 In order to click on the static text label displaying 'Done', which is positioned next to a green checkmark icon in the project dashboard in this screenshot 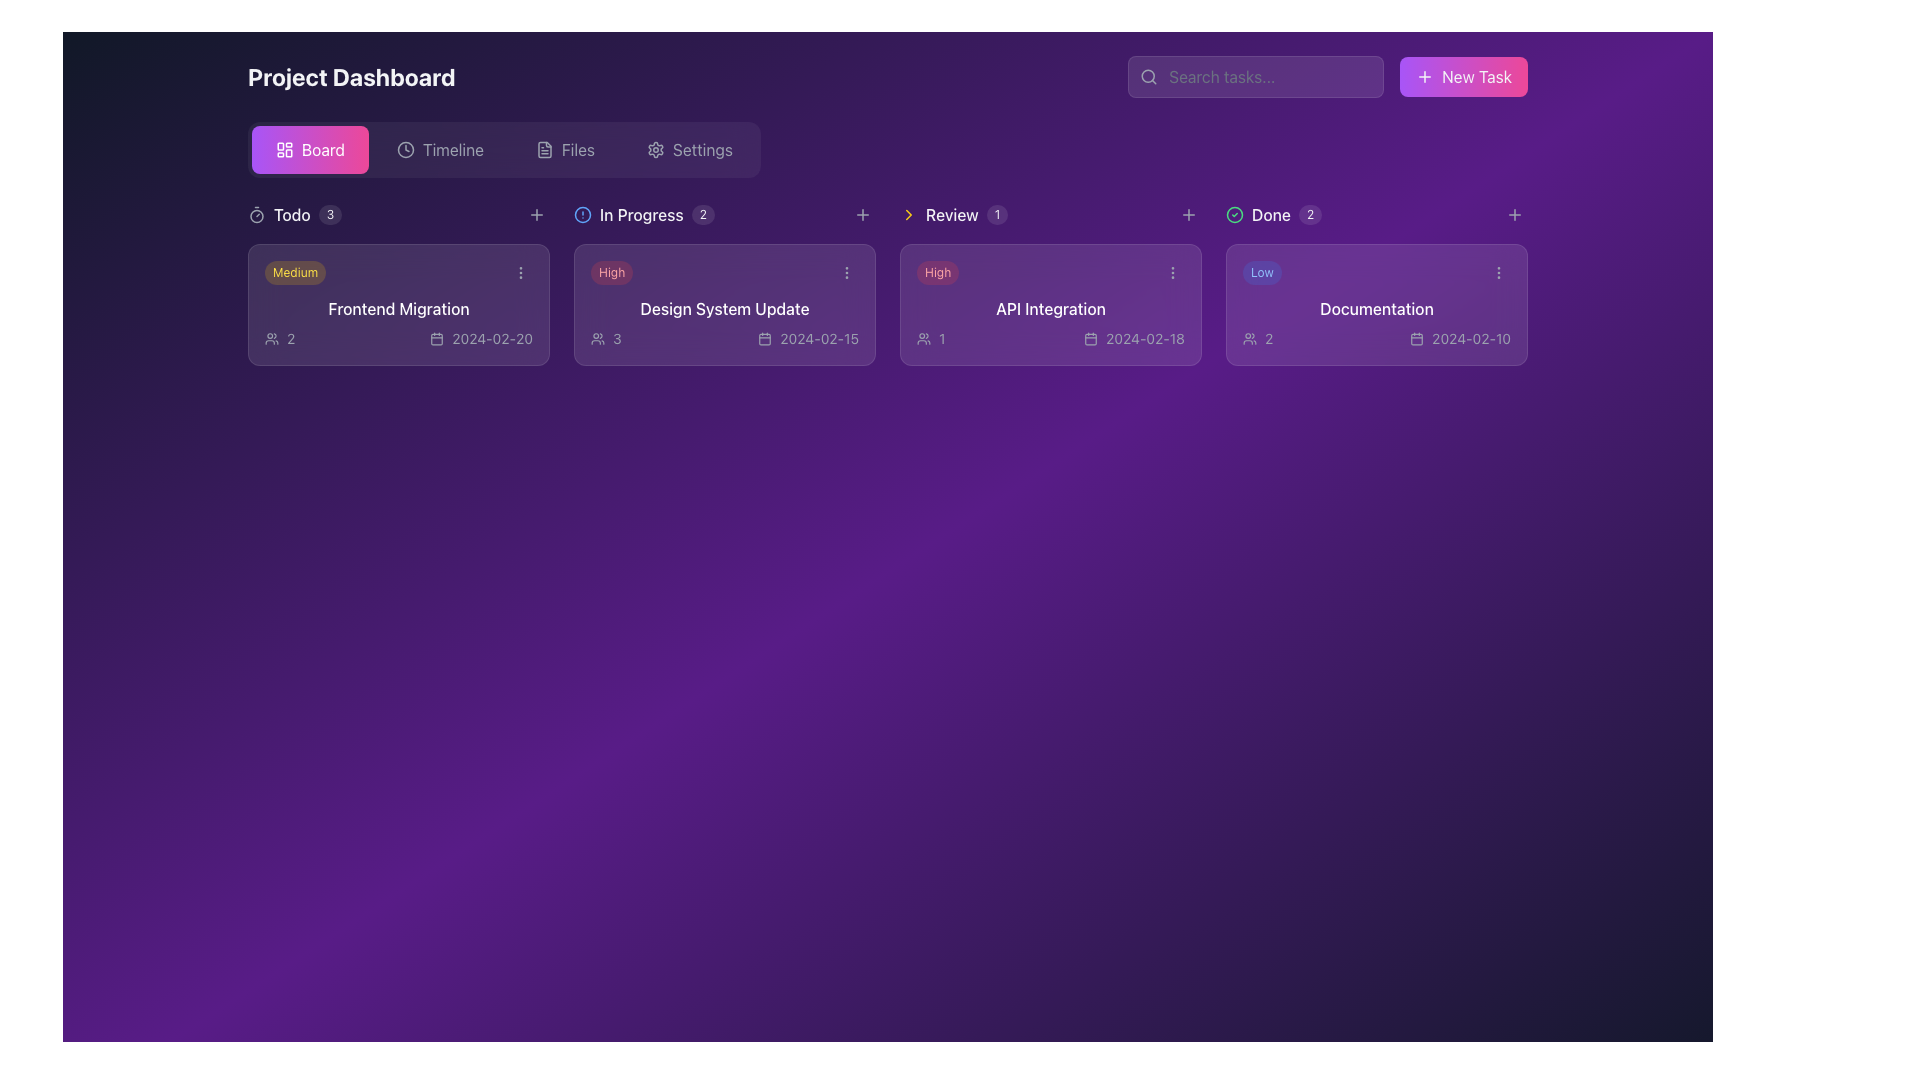, I will do `click(1270, 215)`.